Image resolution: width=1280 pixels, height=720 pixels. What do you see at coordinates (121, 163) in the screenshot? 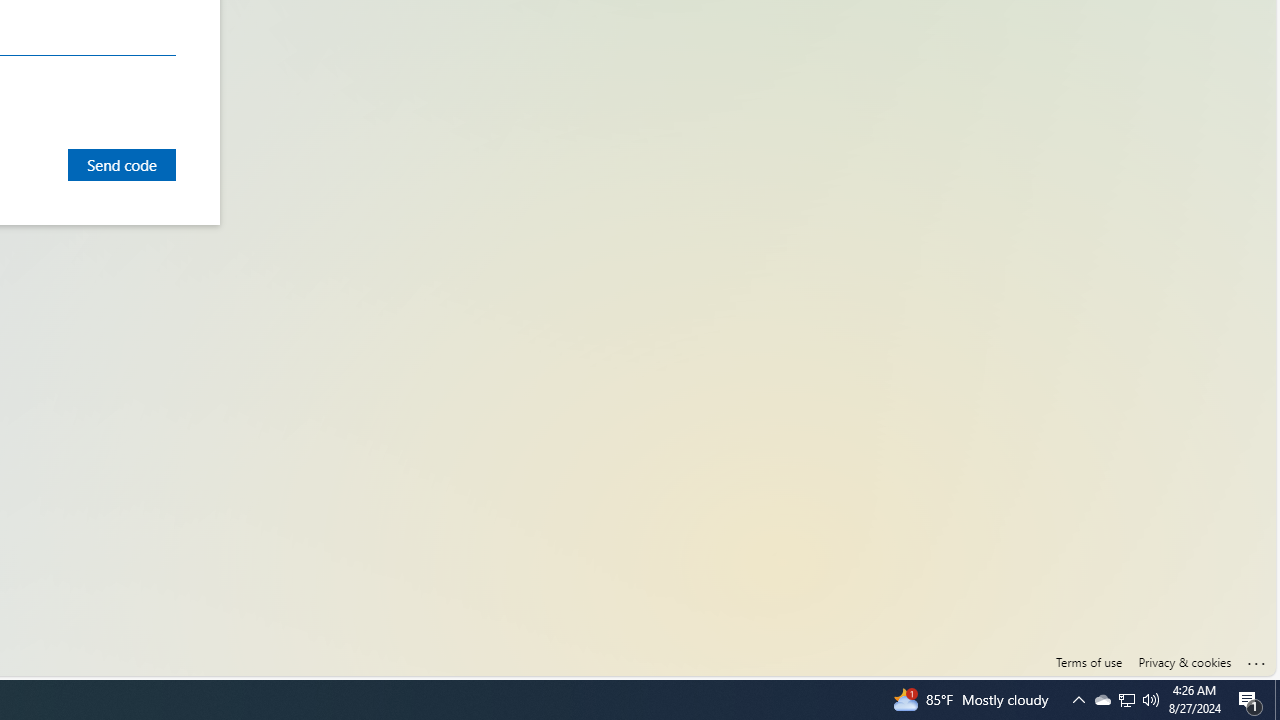
I see `'Send code'` at bounding box center [121, 163].